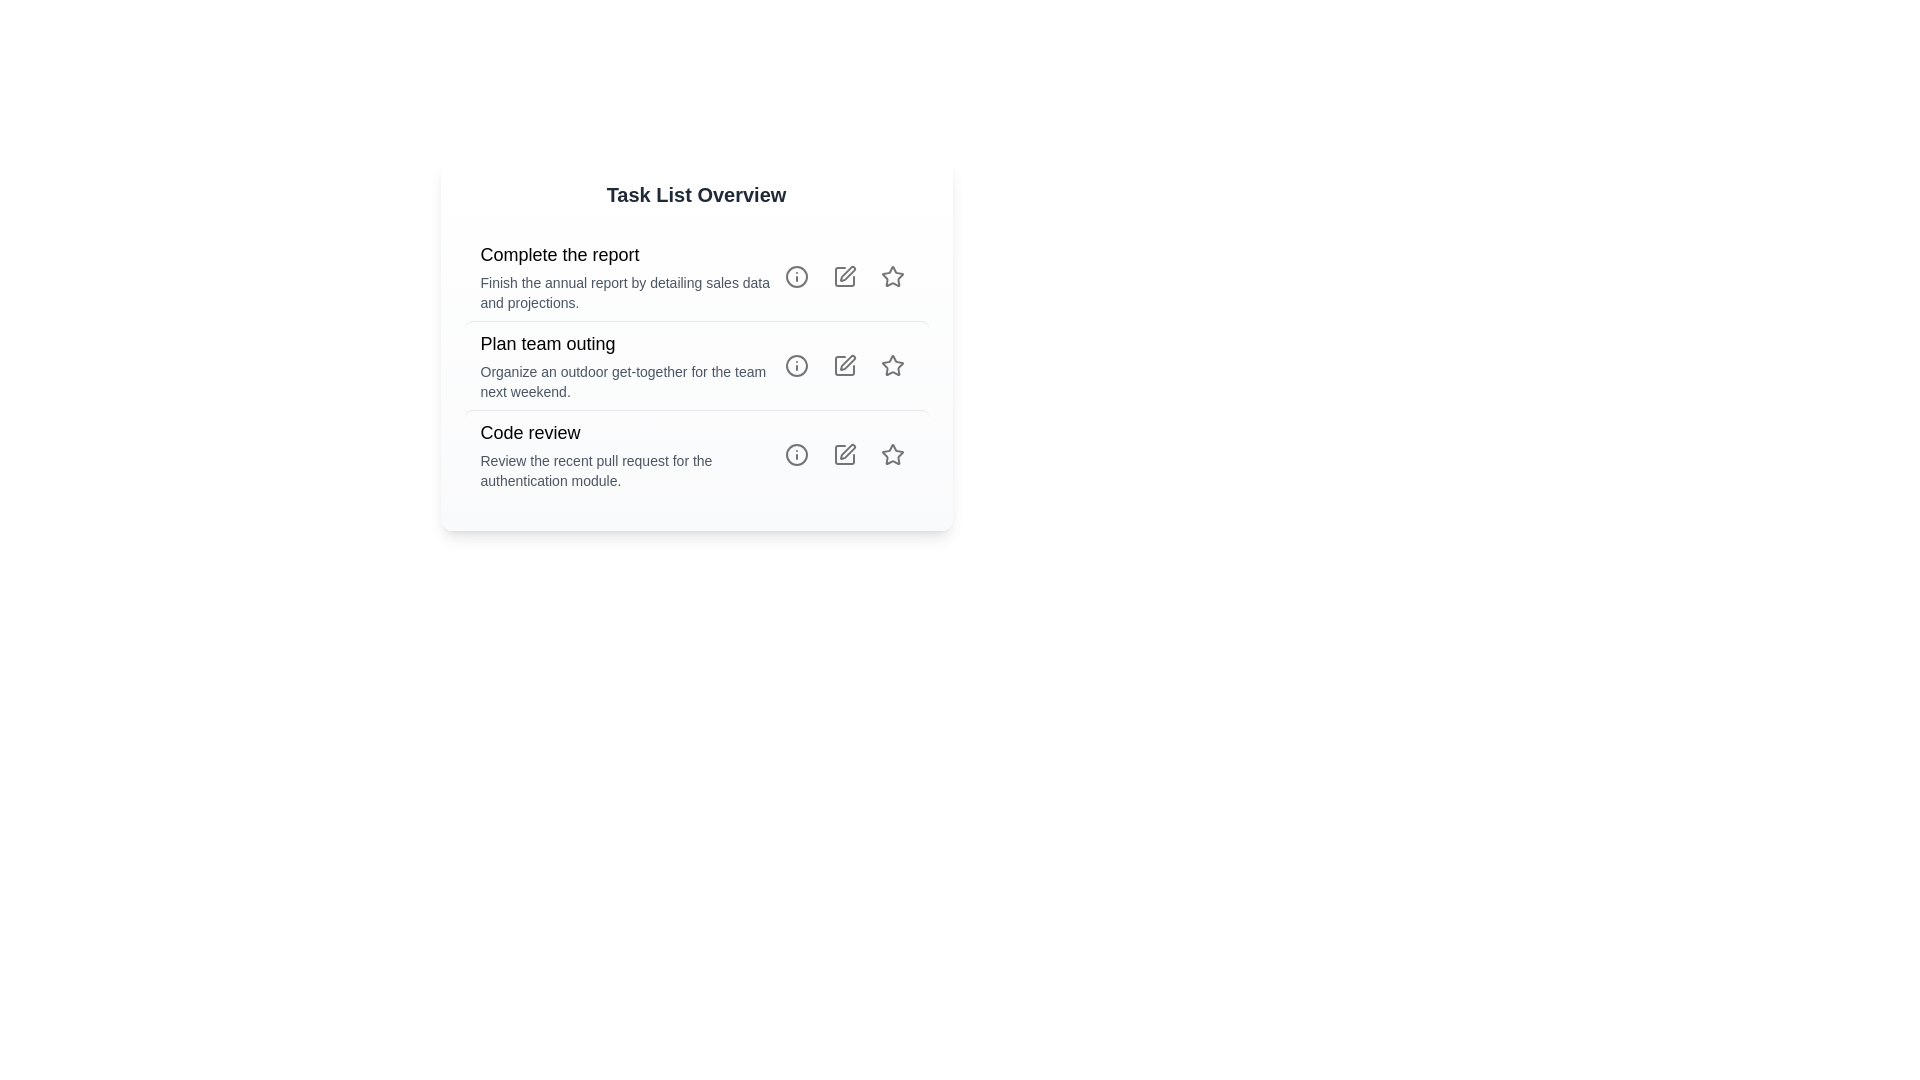 Image resolution: width=1920 pixels, height=1080 pixels. I want to click on the edit icon located on the right side of the 'Code review' task item in the third row of the task list to receive a tooltip if available, so click(844, 455).